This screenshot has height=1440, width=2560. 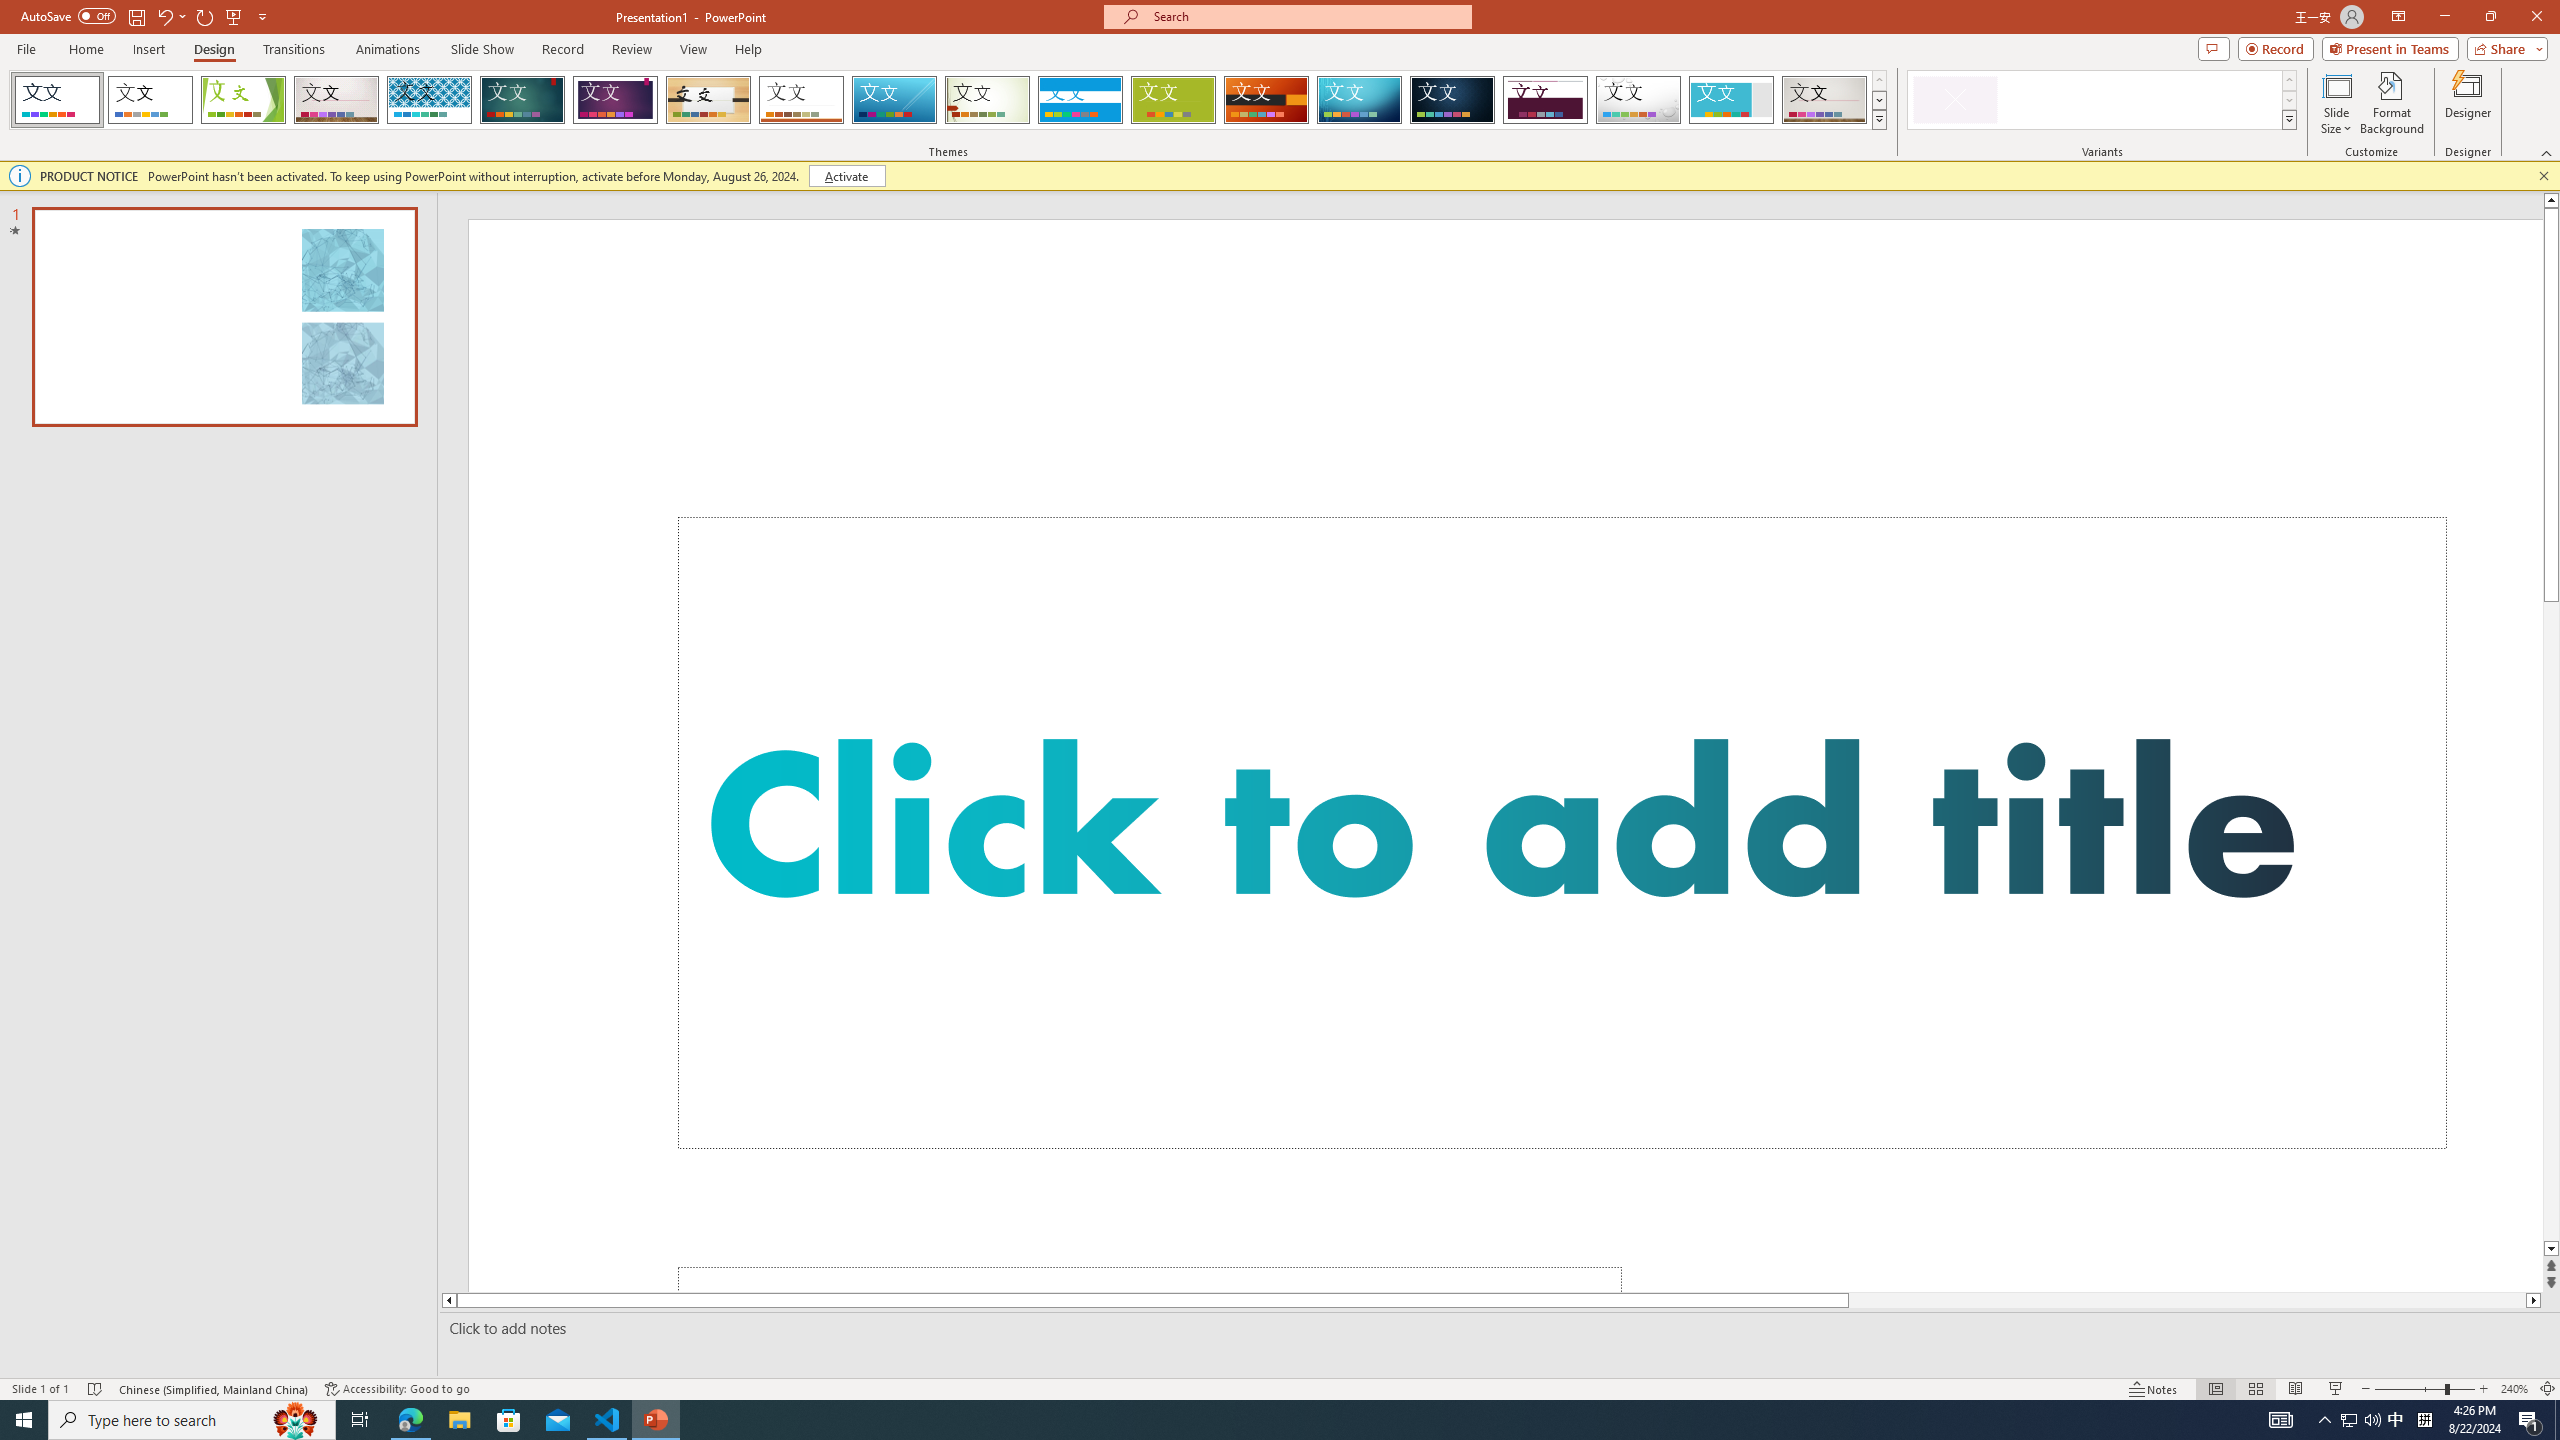 I want to click on 'Slide Notes', so click(x=1495, y=1328).